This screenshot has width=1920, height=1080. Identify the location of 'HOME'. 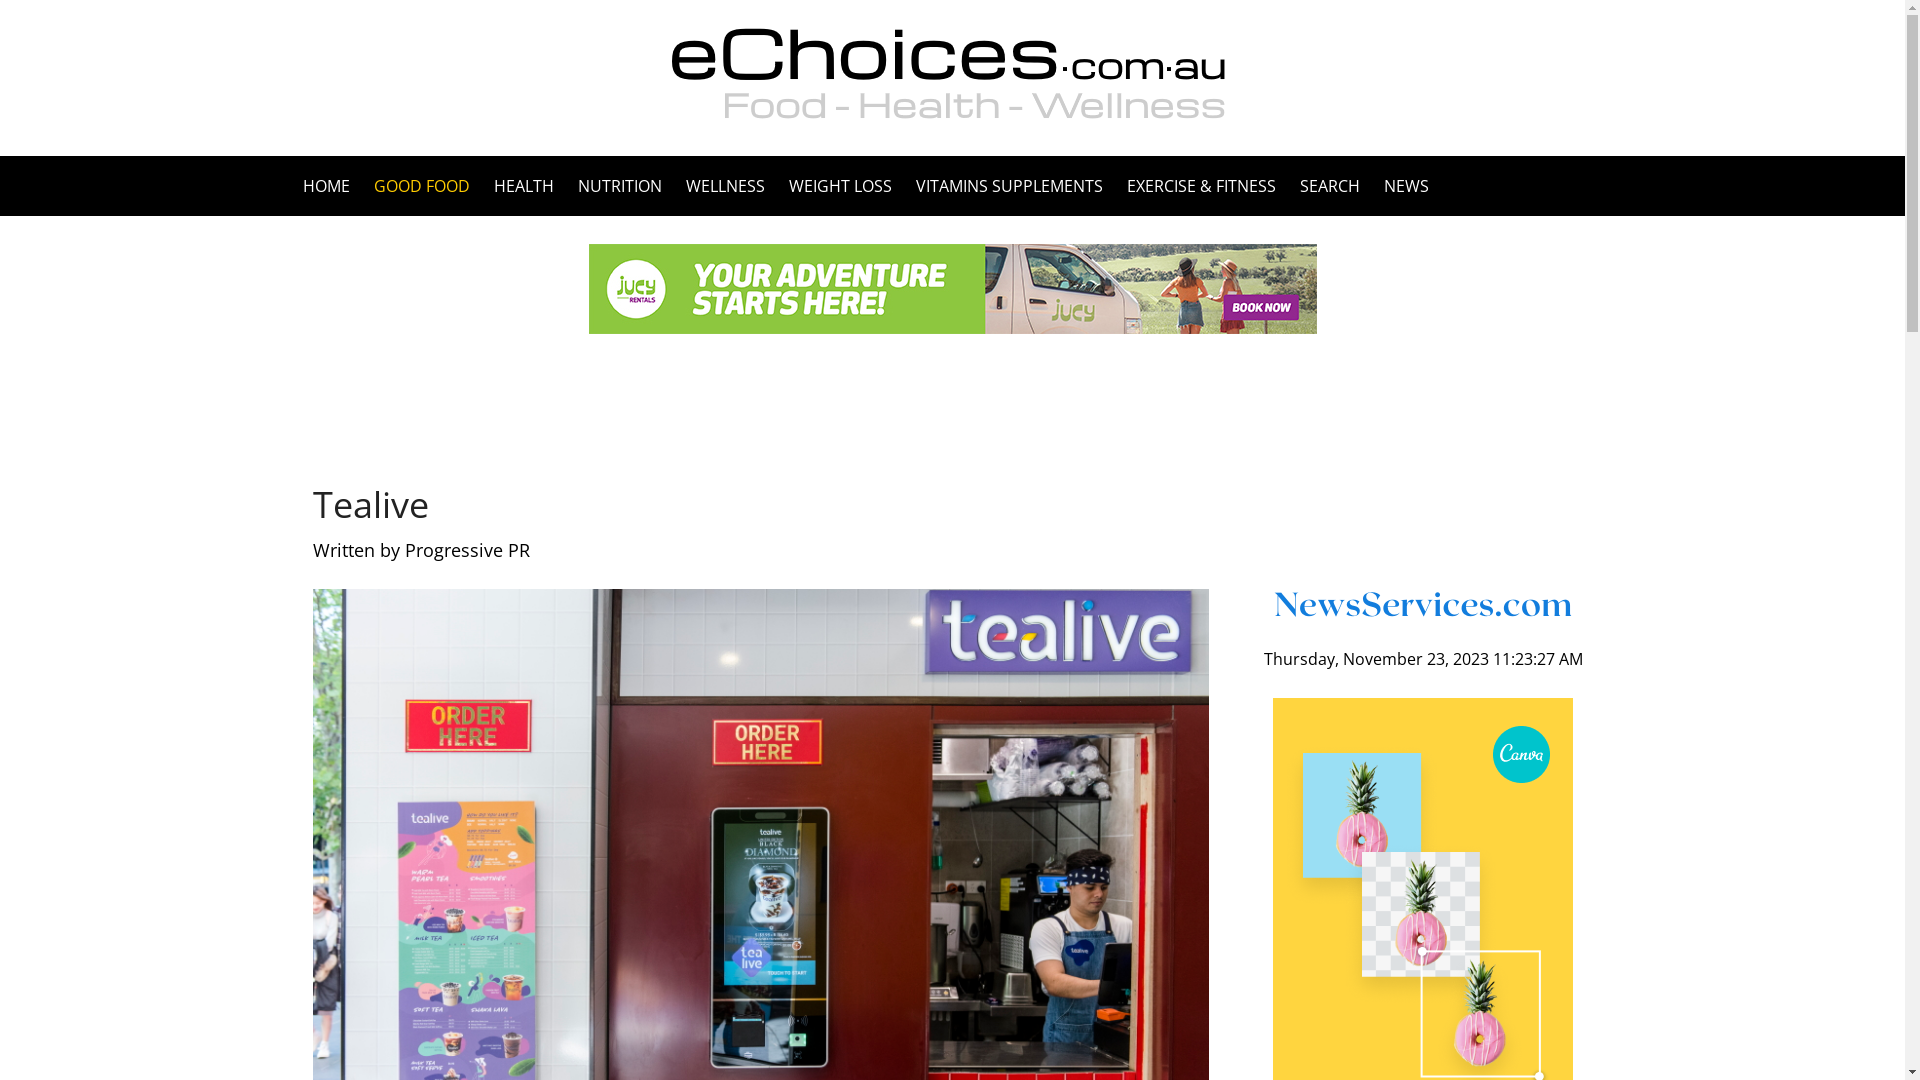
(331, 185).